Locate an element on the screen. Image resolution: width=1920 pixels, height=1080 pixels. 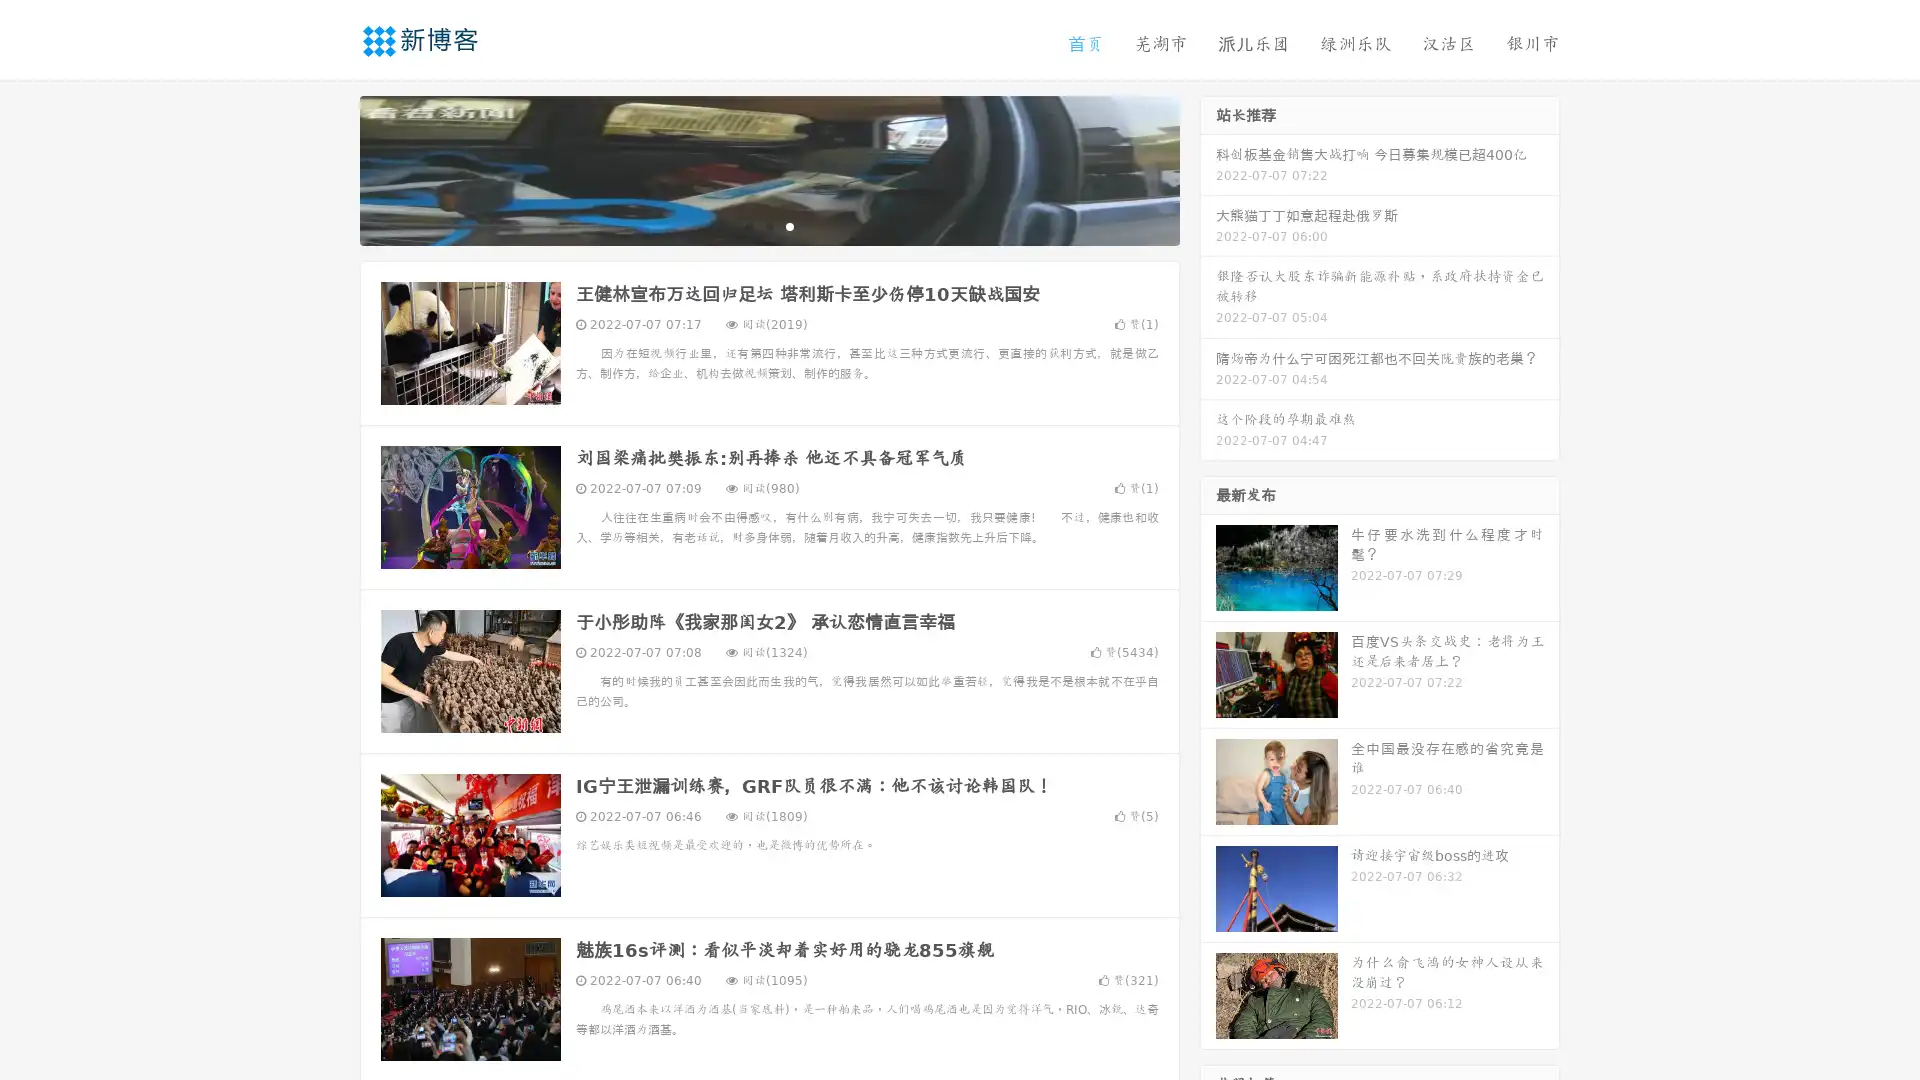
Previous slide is located at coordinates (330, 168).